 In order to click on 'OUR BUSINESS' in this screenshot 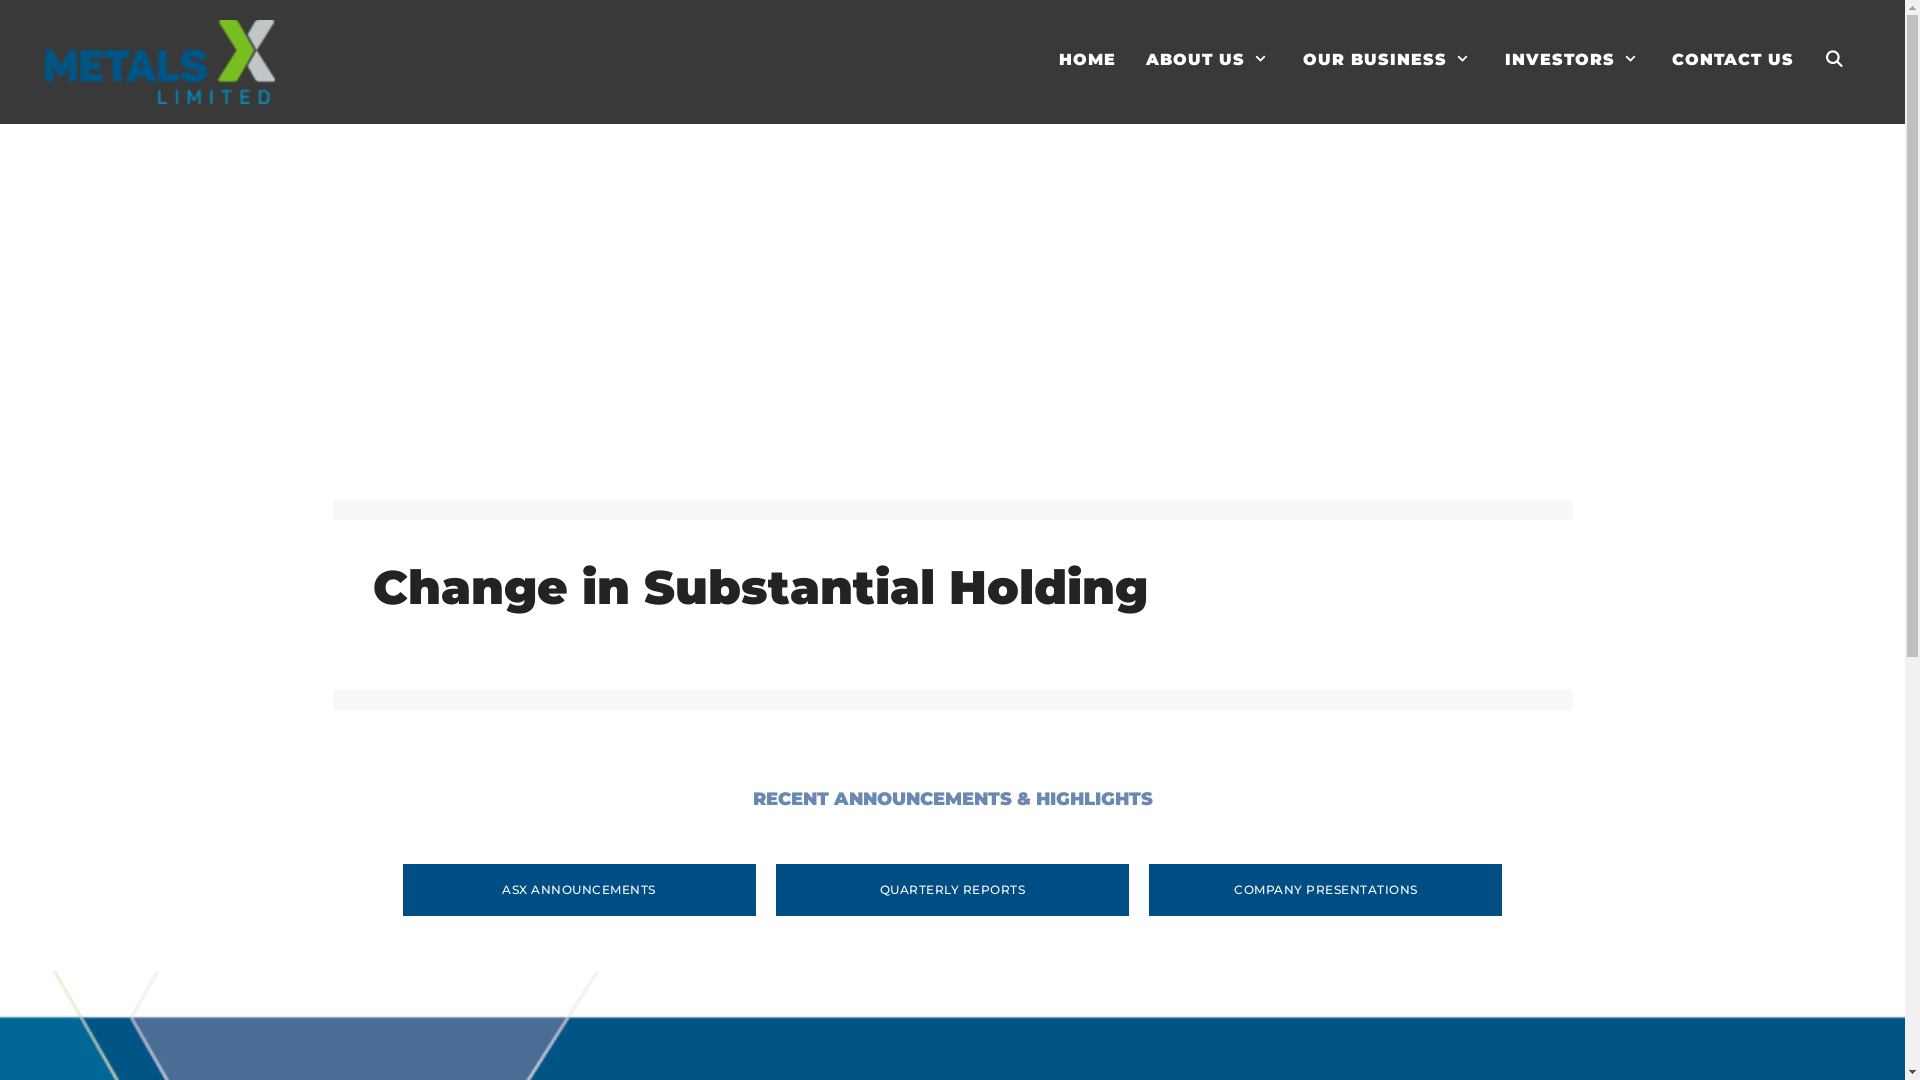, I will do `click(1387, 59)`.